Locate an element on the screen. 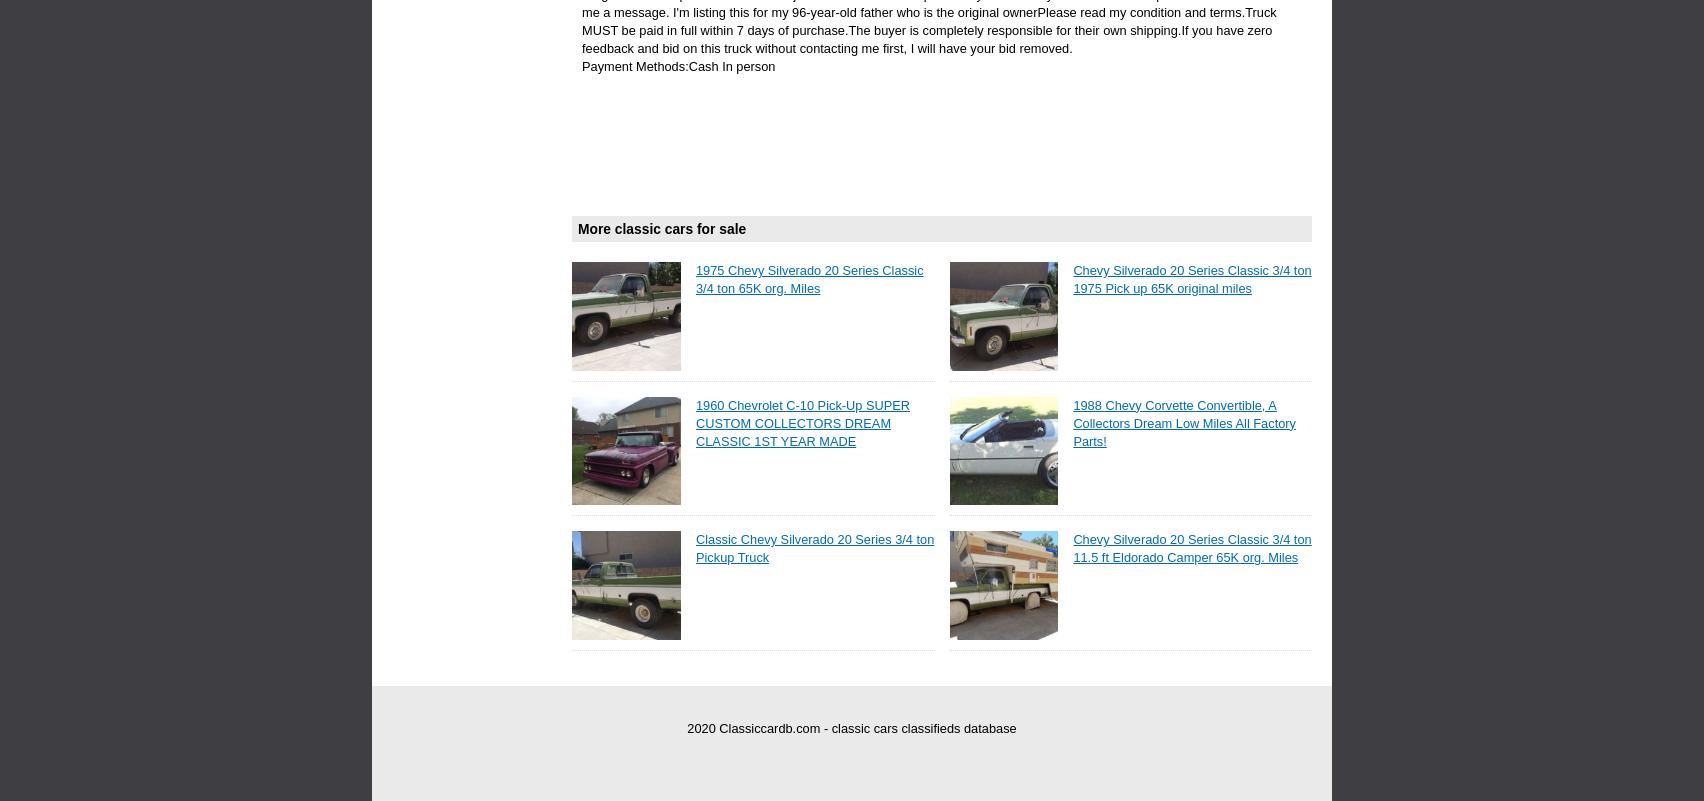 The width and height of the screenshot is (1704, 801). 'Payment Methods:' is located at coordinates (581, 65).